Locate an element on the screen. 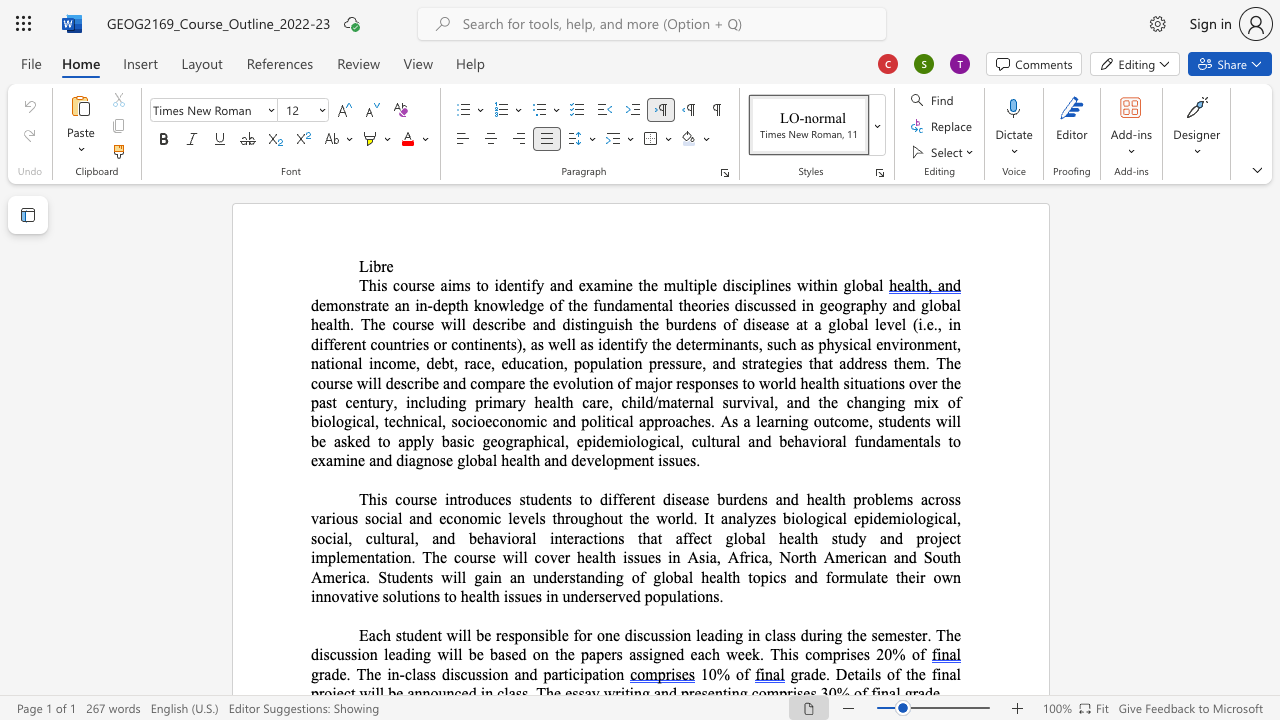  the space between the continuous character "e" and "a" in the text is located at coordinates (766, 420).